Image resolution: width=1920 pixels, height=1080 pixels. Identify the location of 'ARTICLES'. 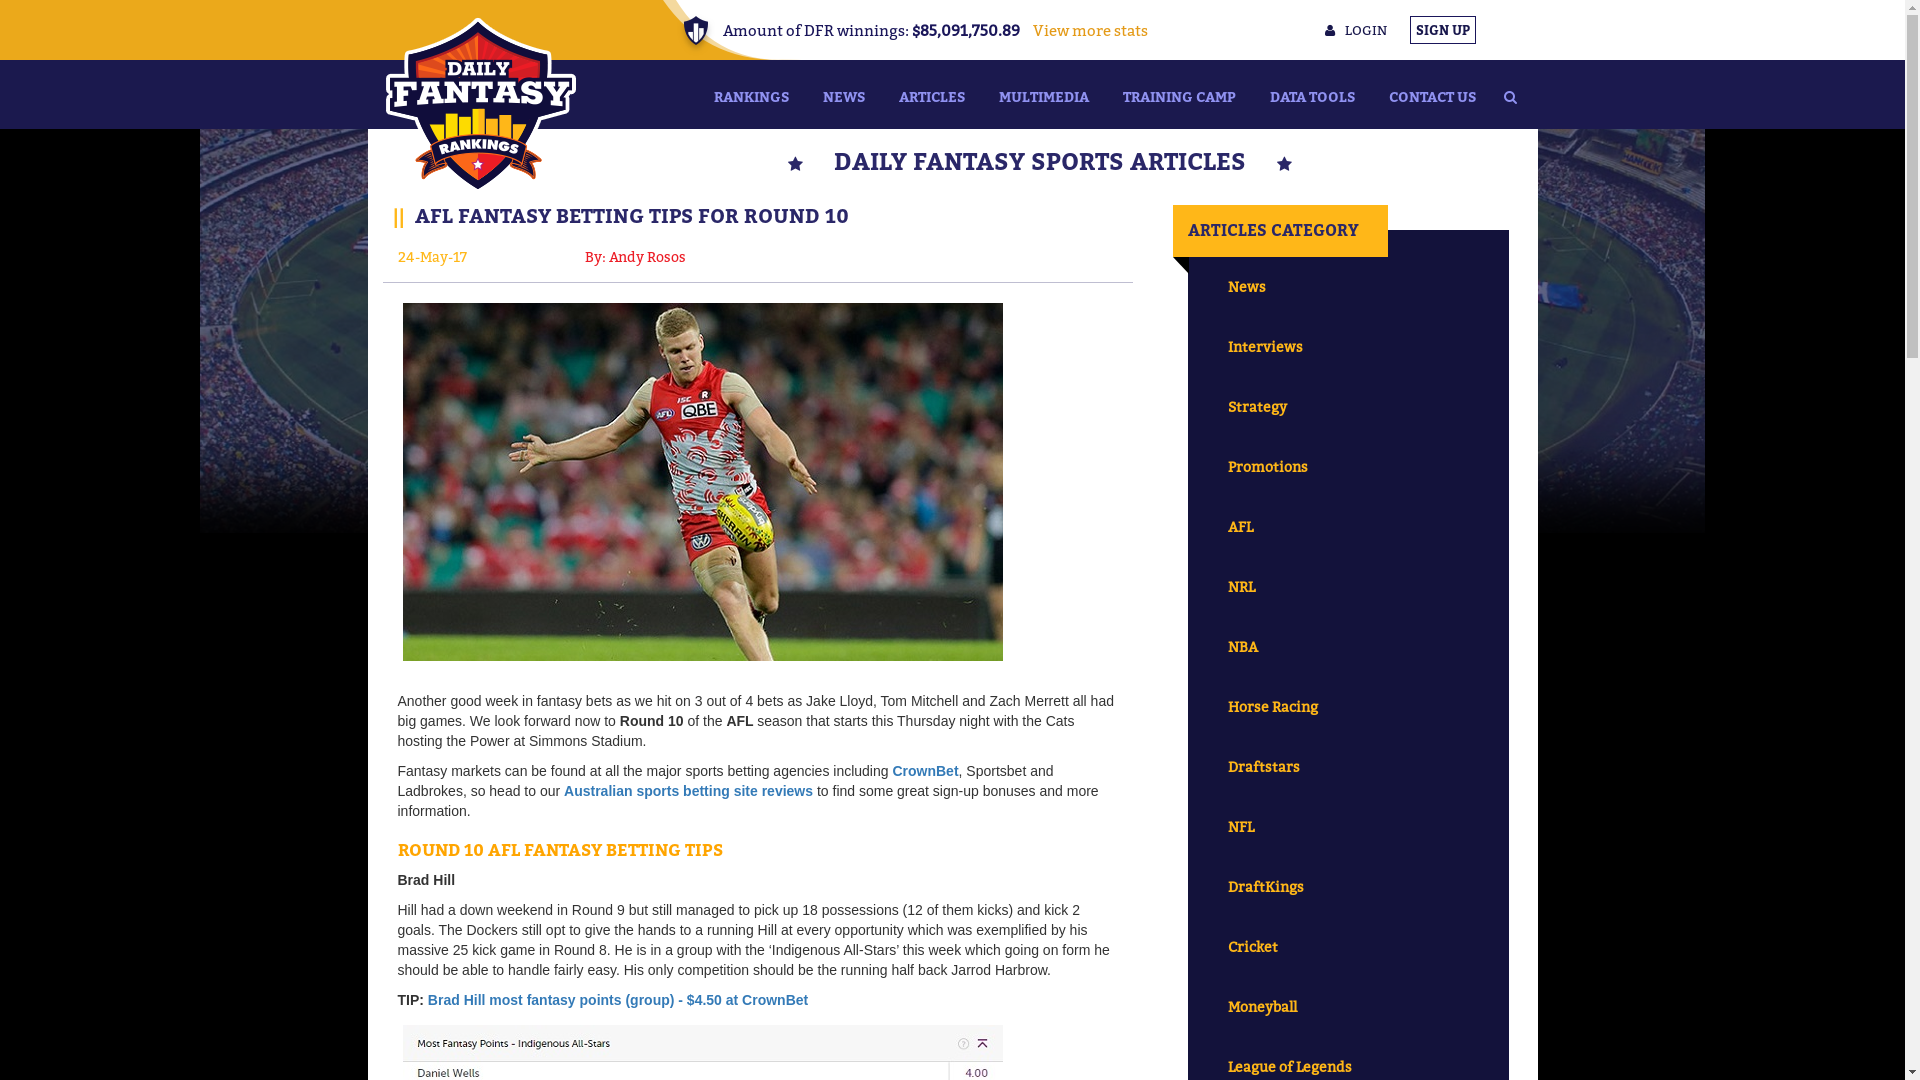
(930, 94).